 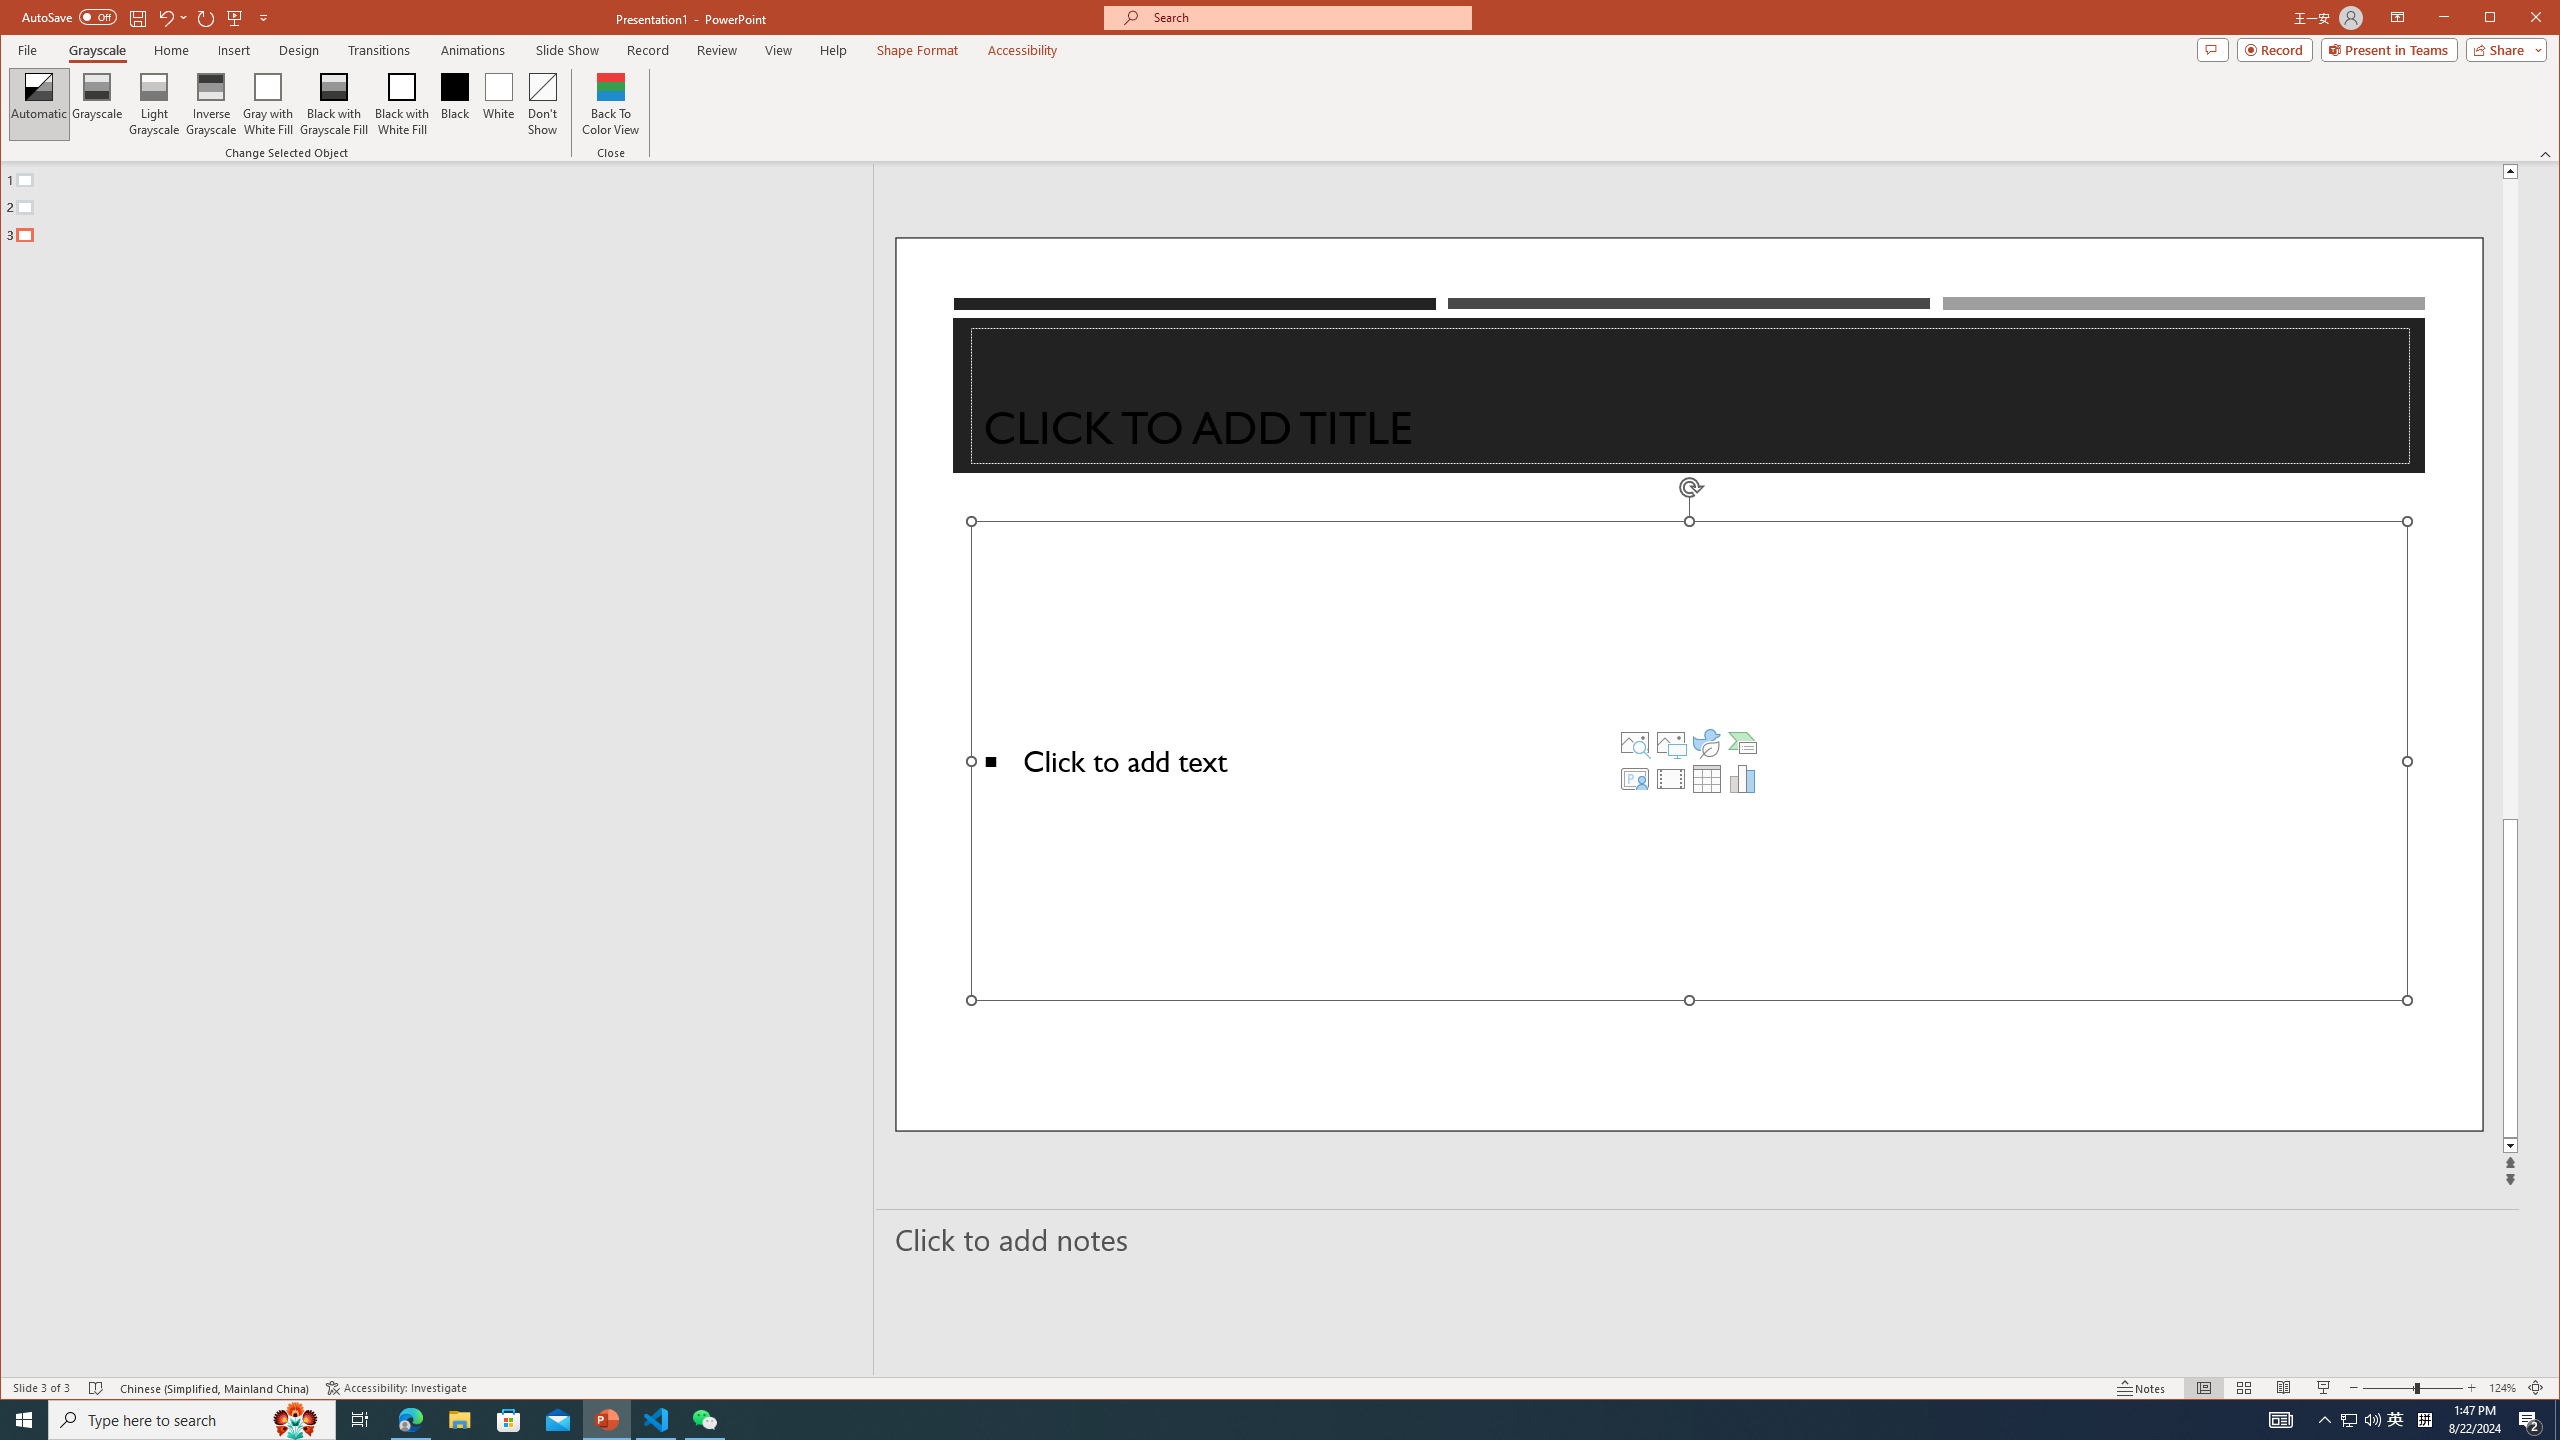 What do you see at coordinates (334, 103) in the screenshot?
I see `'Black with Grayscale Fill'` at bounding box center [334, 103].